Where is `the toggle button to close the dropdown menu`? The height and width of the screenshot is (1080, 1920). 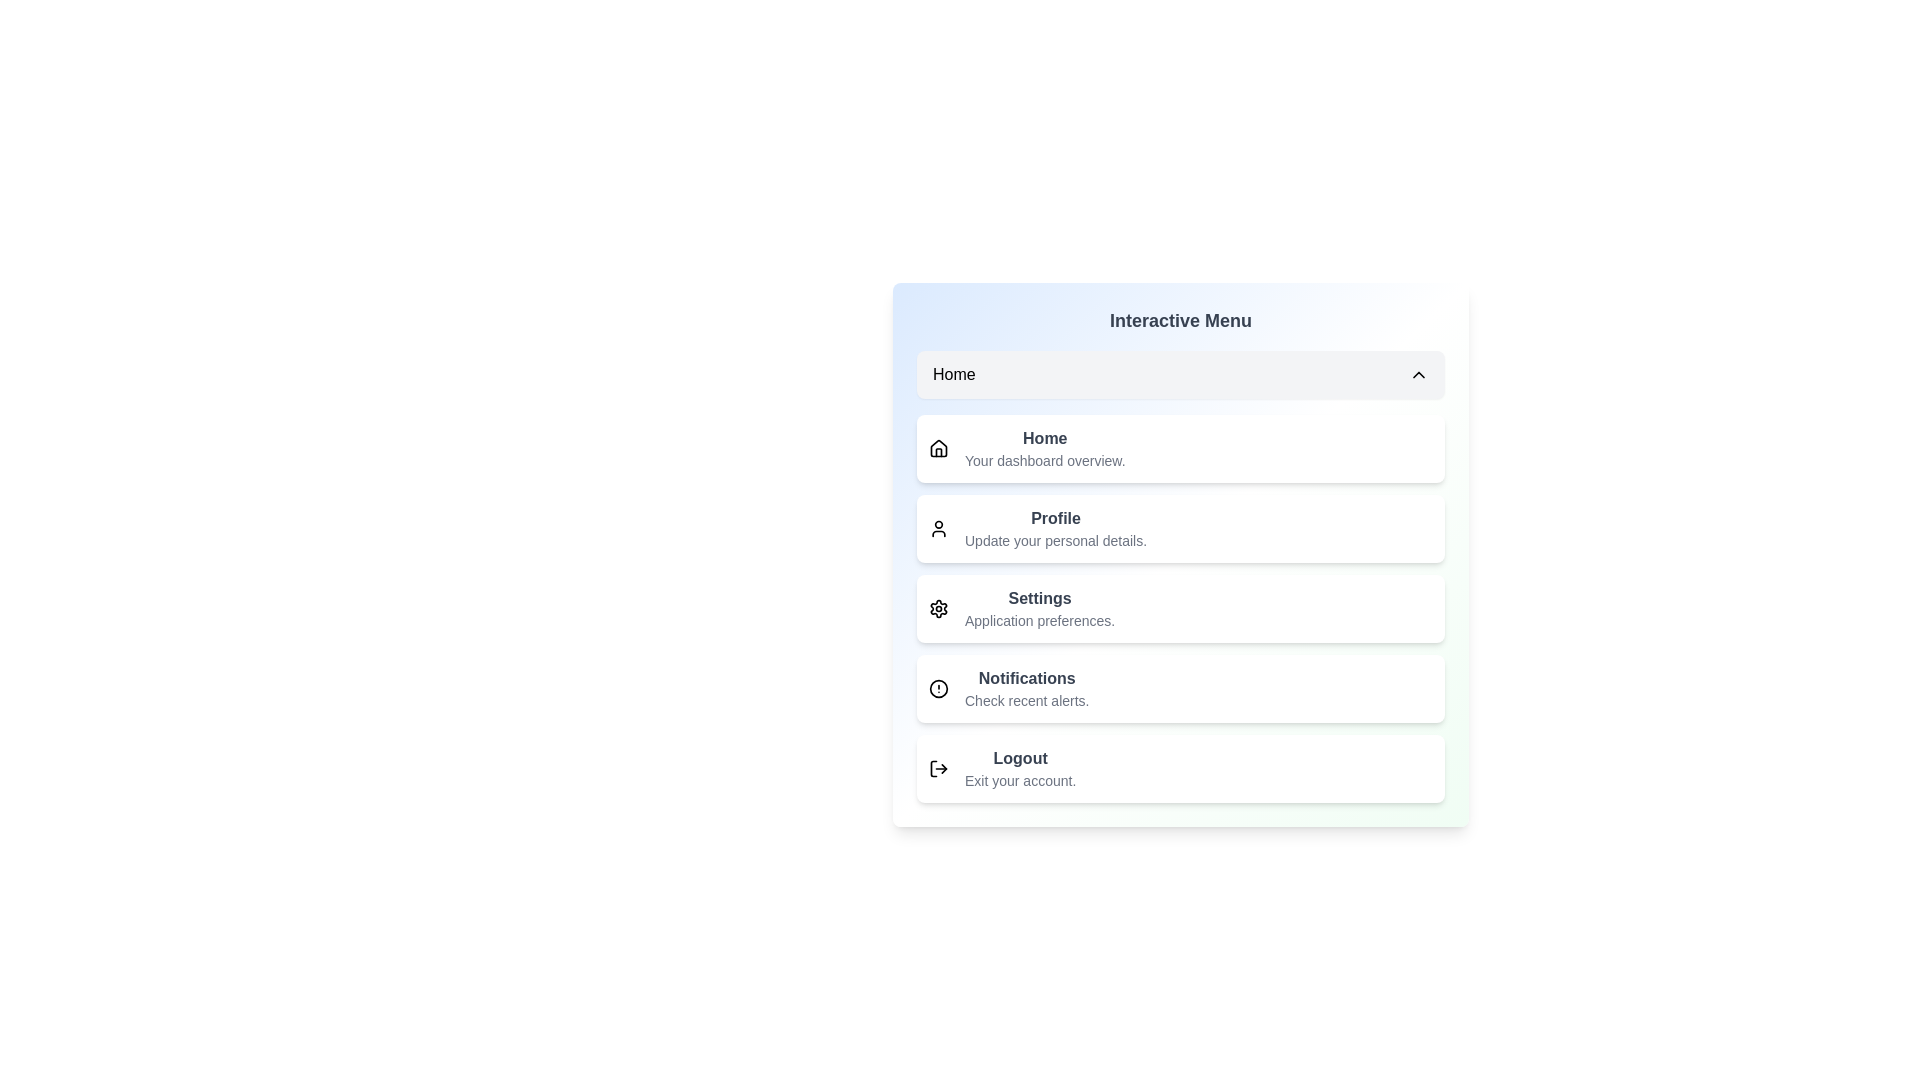
the toggle button to close the dropdown menu is located at coordinates (1418, 374).